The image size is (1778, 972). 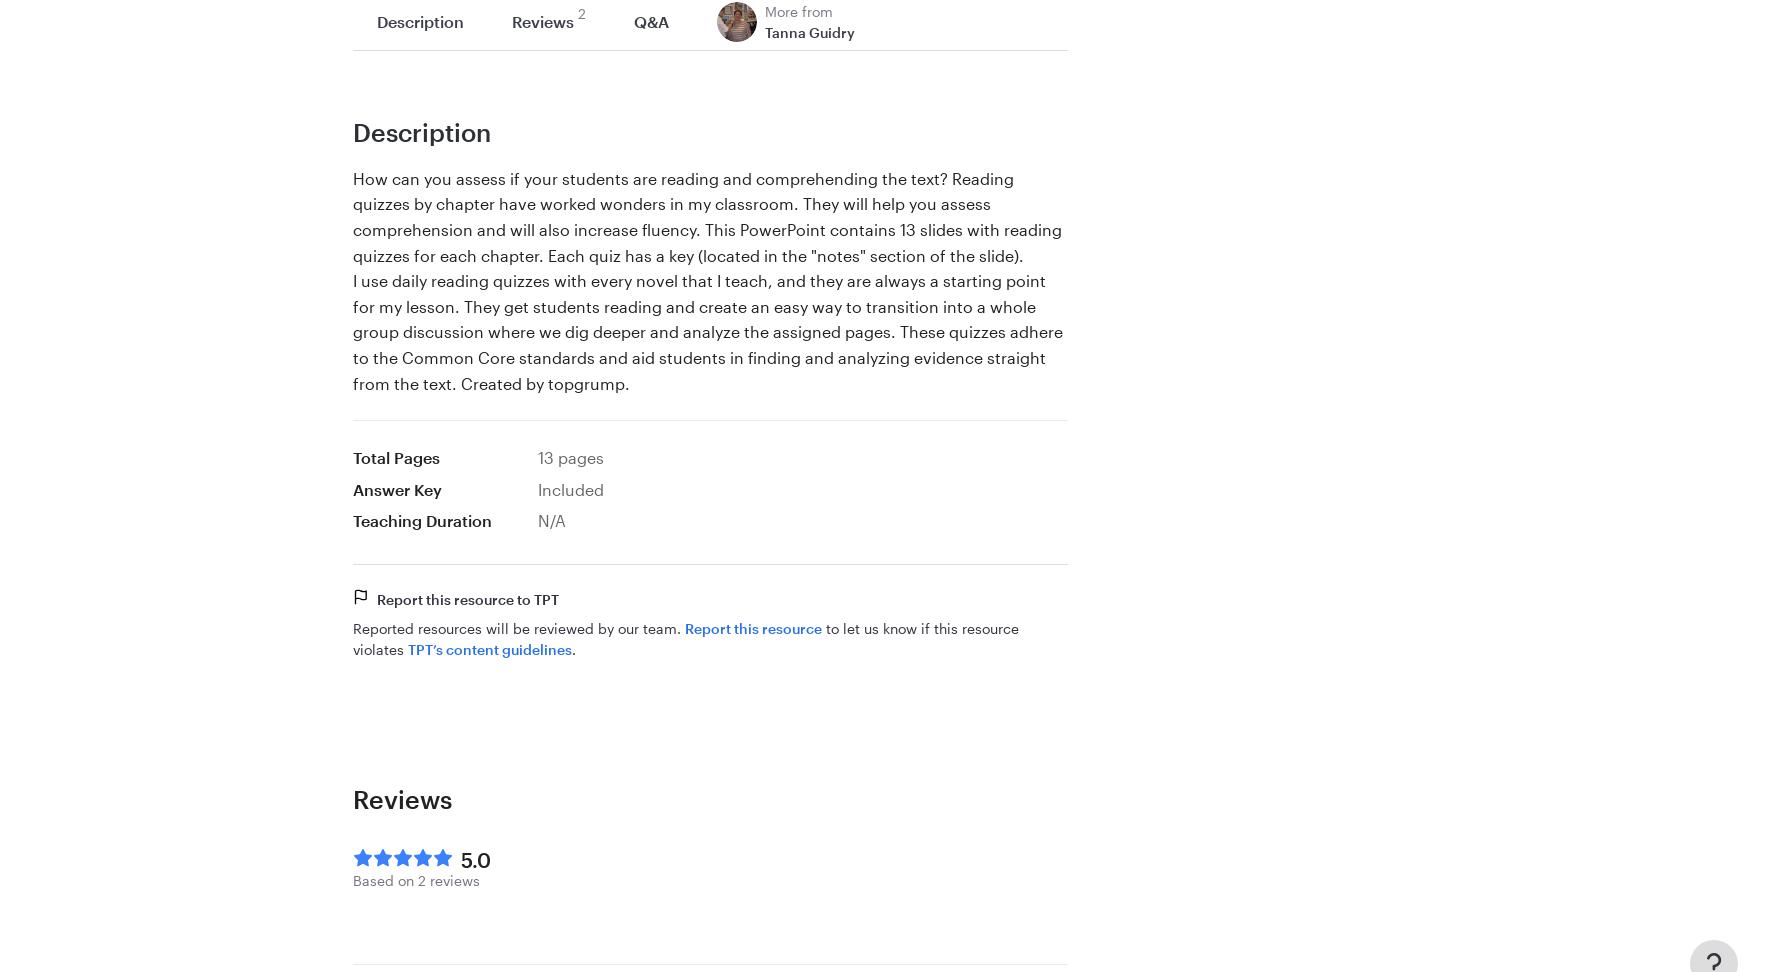 What do you see at coordinates (397, 488) in the screenshot?
I see `'Answer Key'` at bounding box center [397, 488].